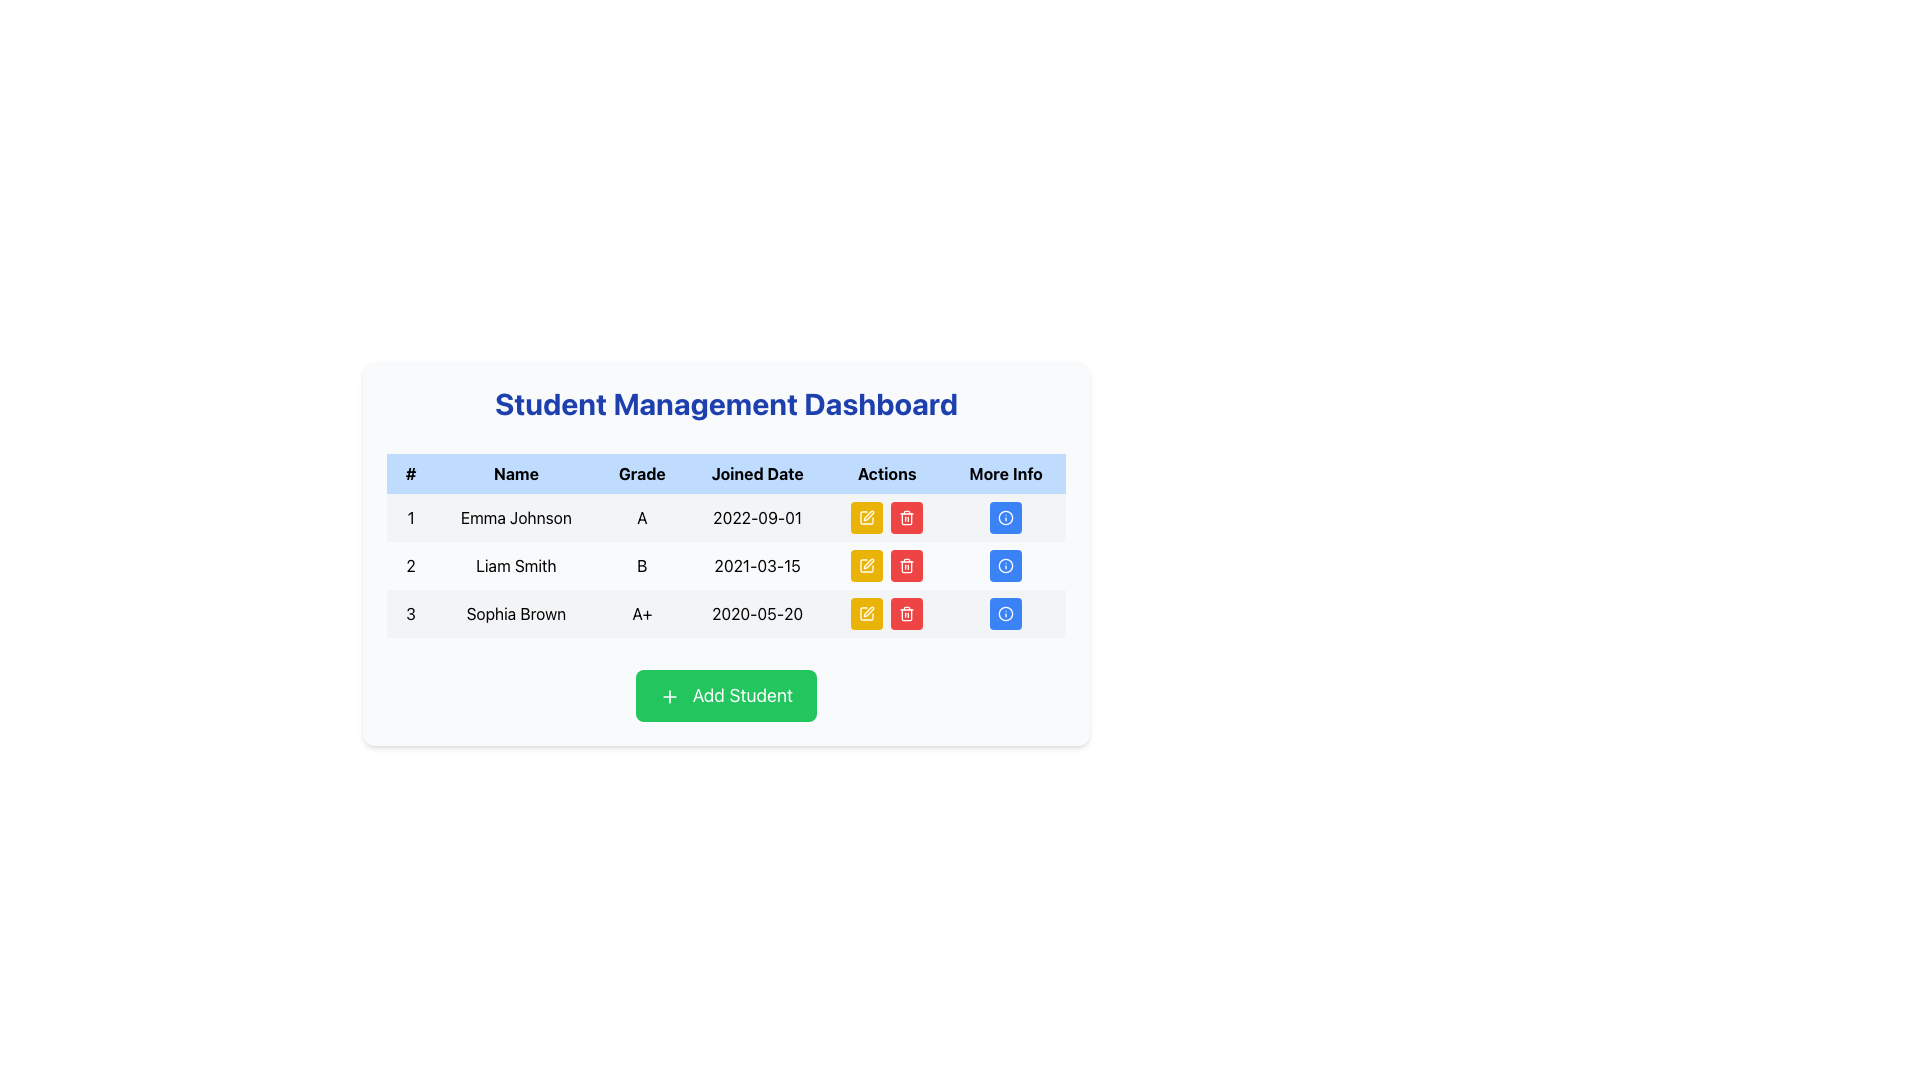  Describe the element at coordinates (1006, 566) in the screenshot. I see `the information button with an 'i' symbol in the 'More Info' column of the second row for the student named 'Liam Smith'` at that location.